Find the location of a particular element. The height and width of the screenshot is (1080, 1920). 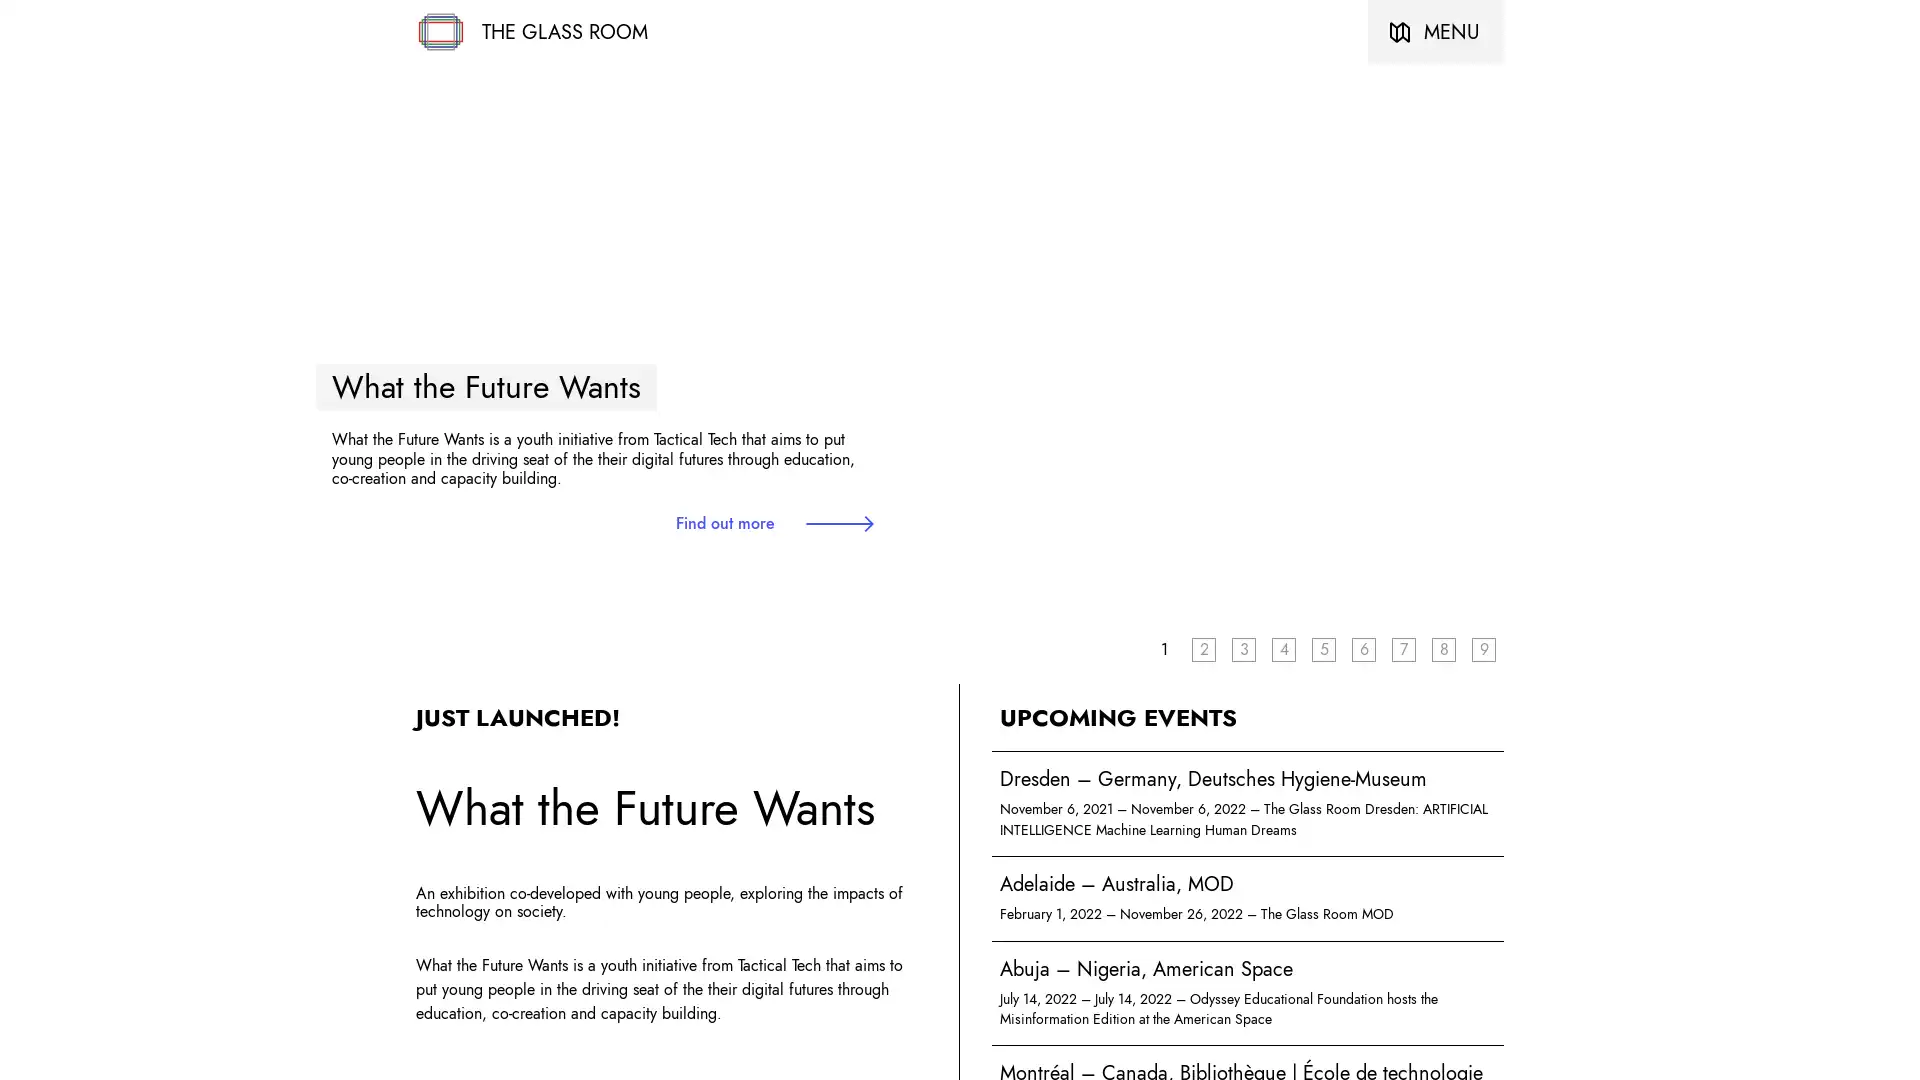

slide item 7 is located at coordinates (1402, 648).